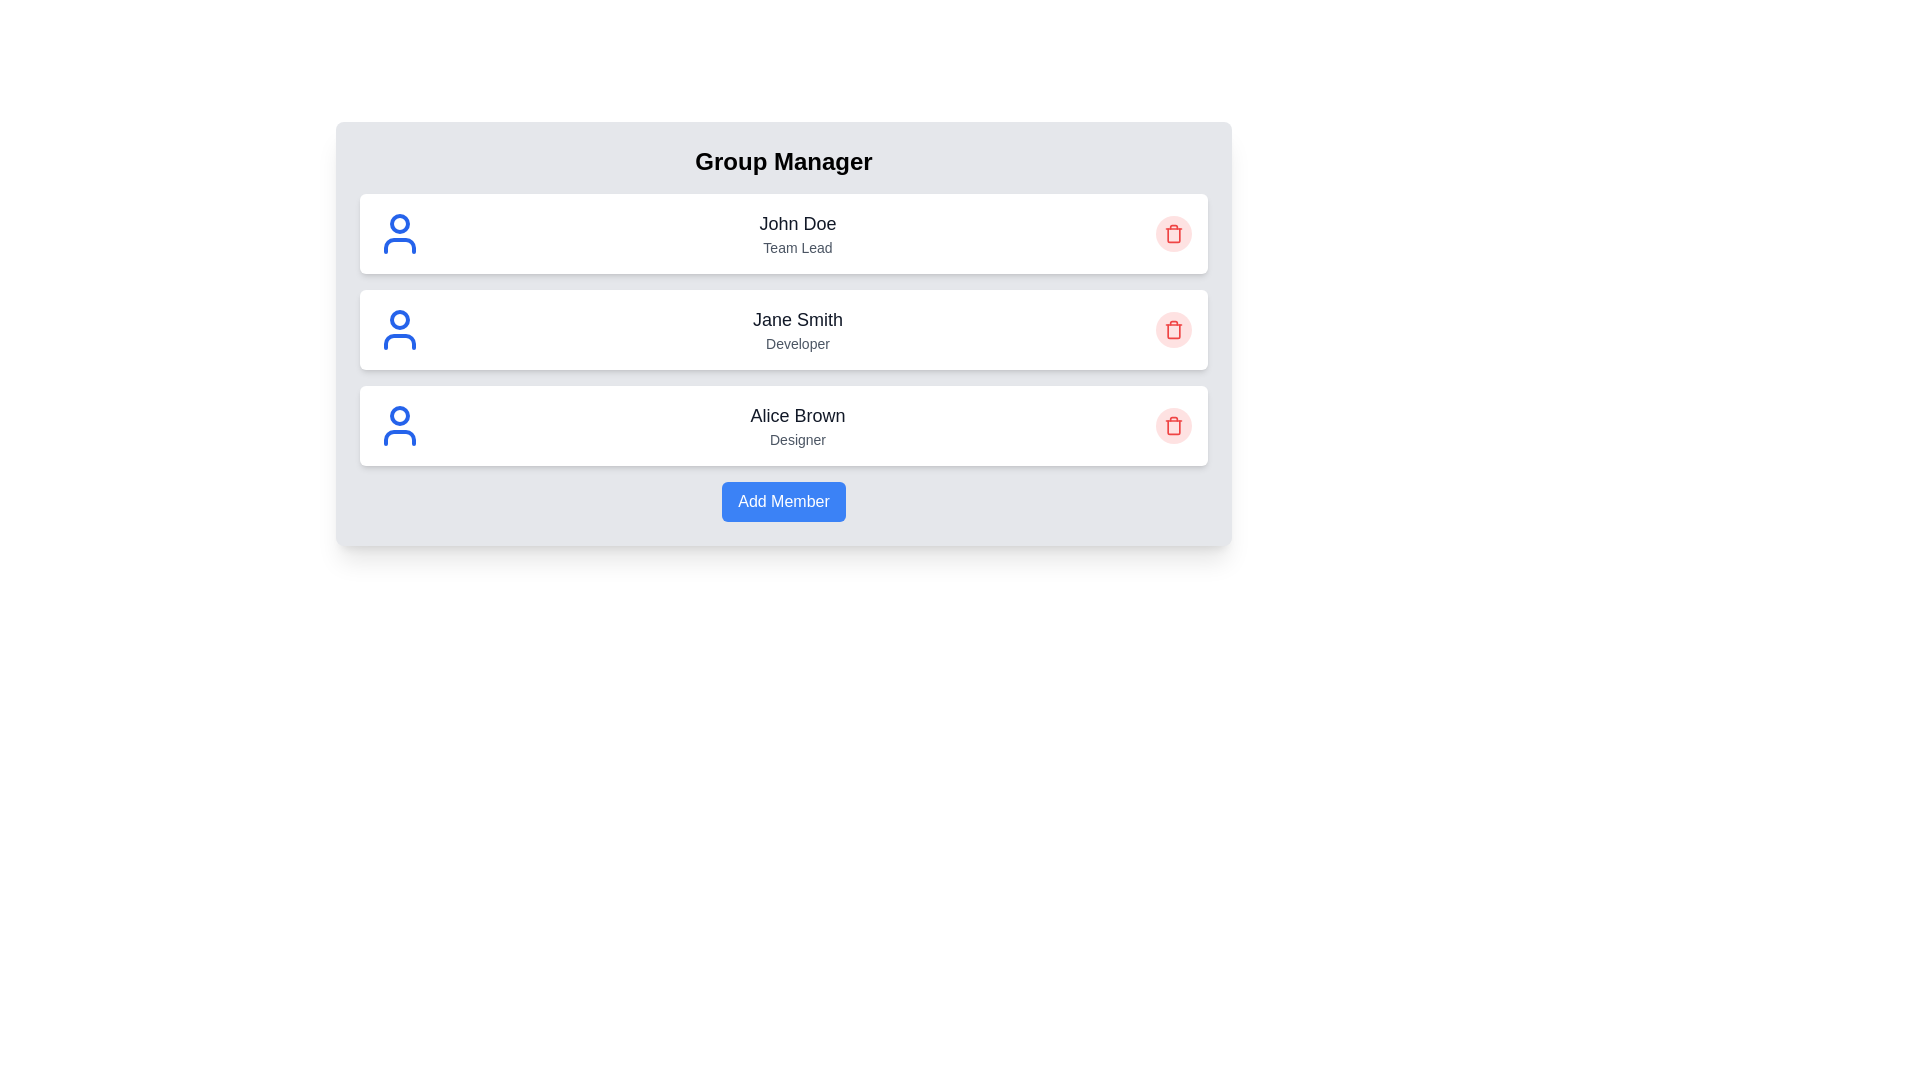 This screenshot has height=1080, width=1920. Describe the element at coordinates (796, 223) in the screenshot. I see `the text element displaying the name 'John Doe' in bold, medium-sized dark gray font, located at the top of the first user entry in the list` at that location.